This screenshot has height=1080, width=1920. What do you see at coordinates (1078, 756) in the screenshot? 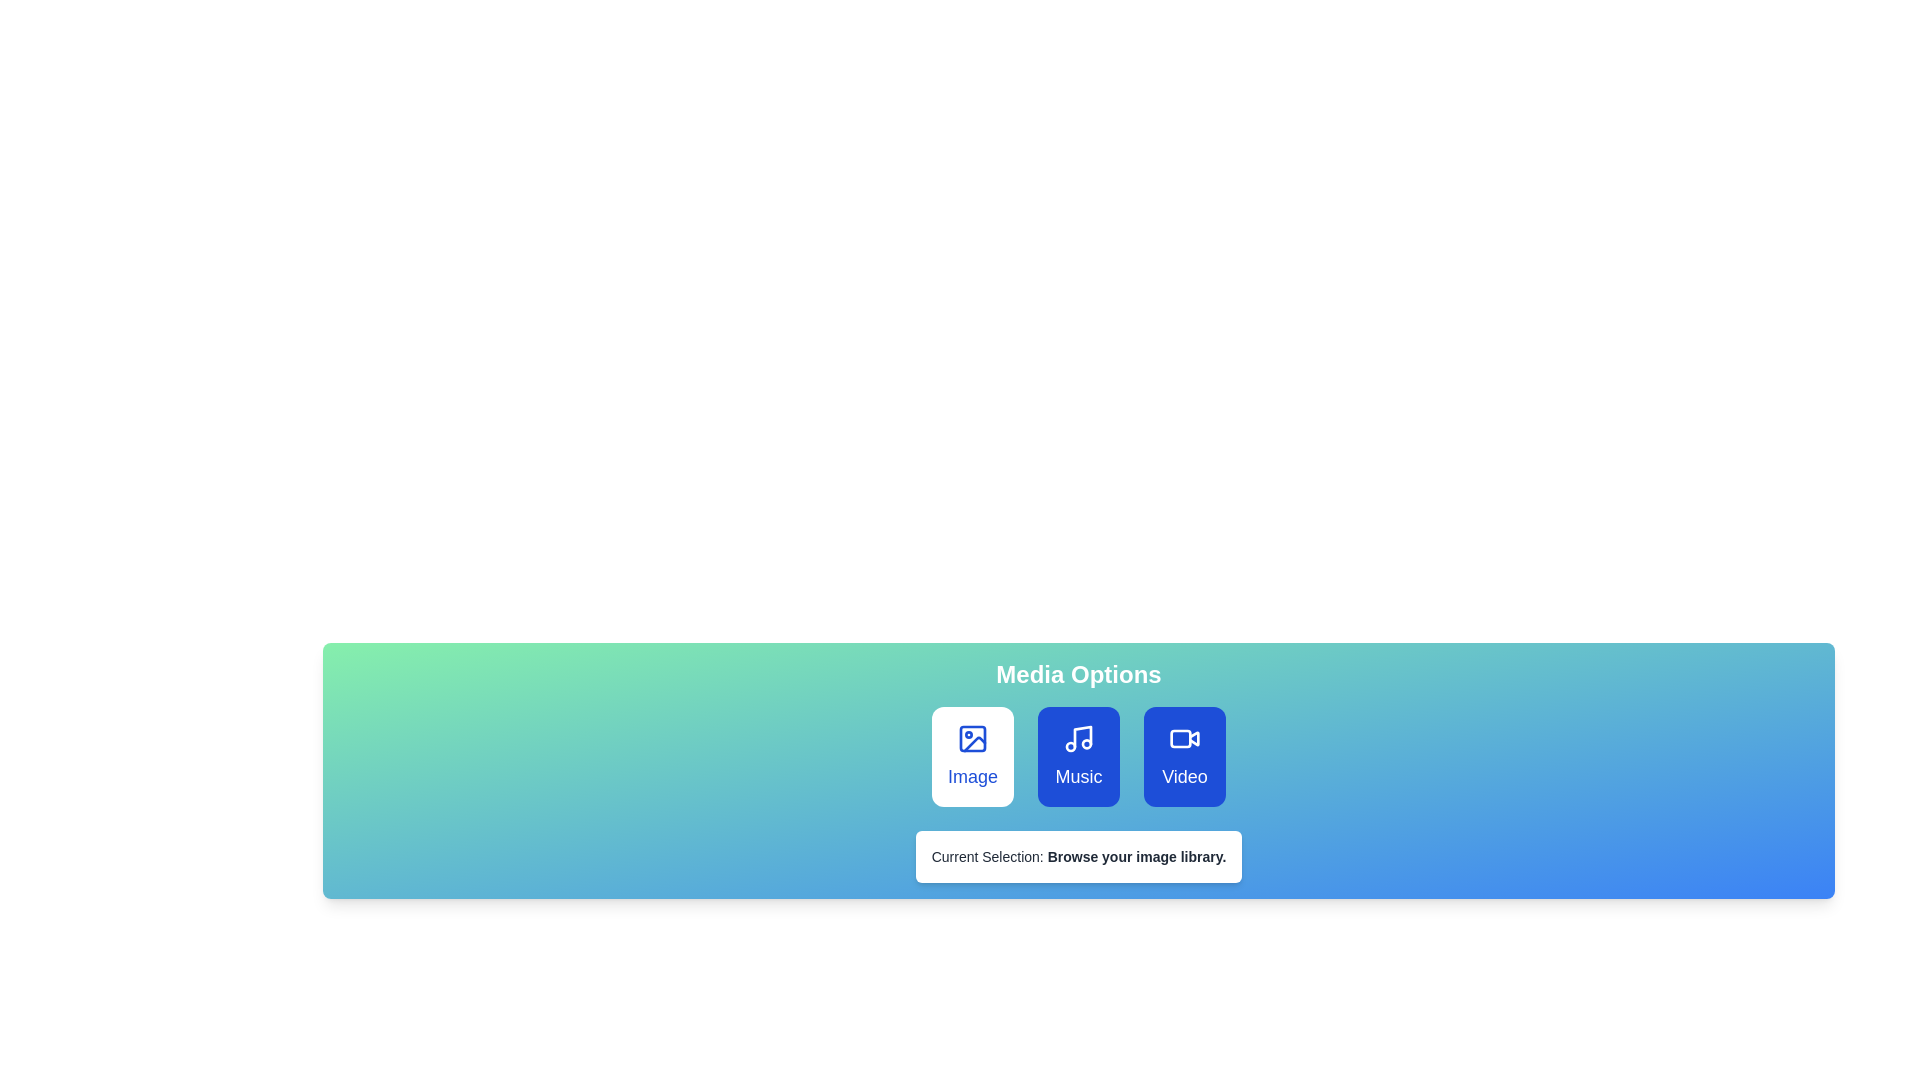
I see `the second button in the grid layout labeled 'Media Options'` at bounding box center [1078, 756].